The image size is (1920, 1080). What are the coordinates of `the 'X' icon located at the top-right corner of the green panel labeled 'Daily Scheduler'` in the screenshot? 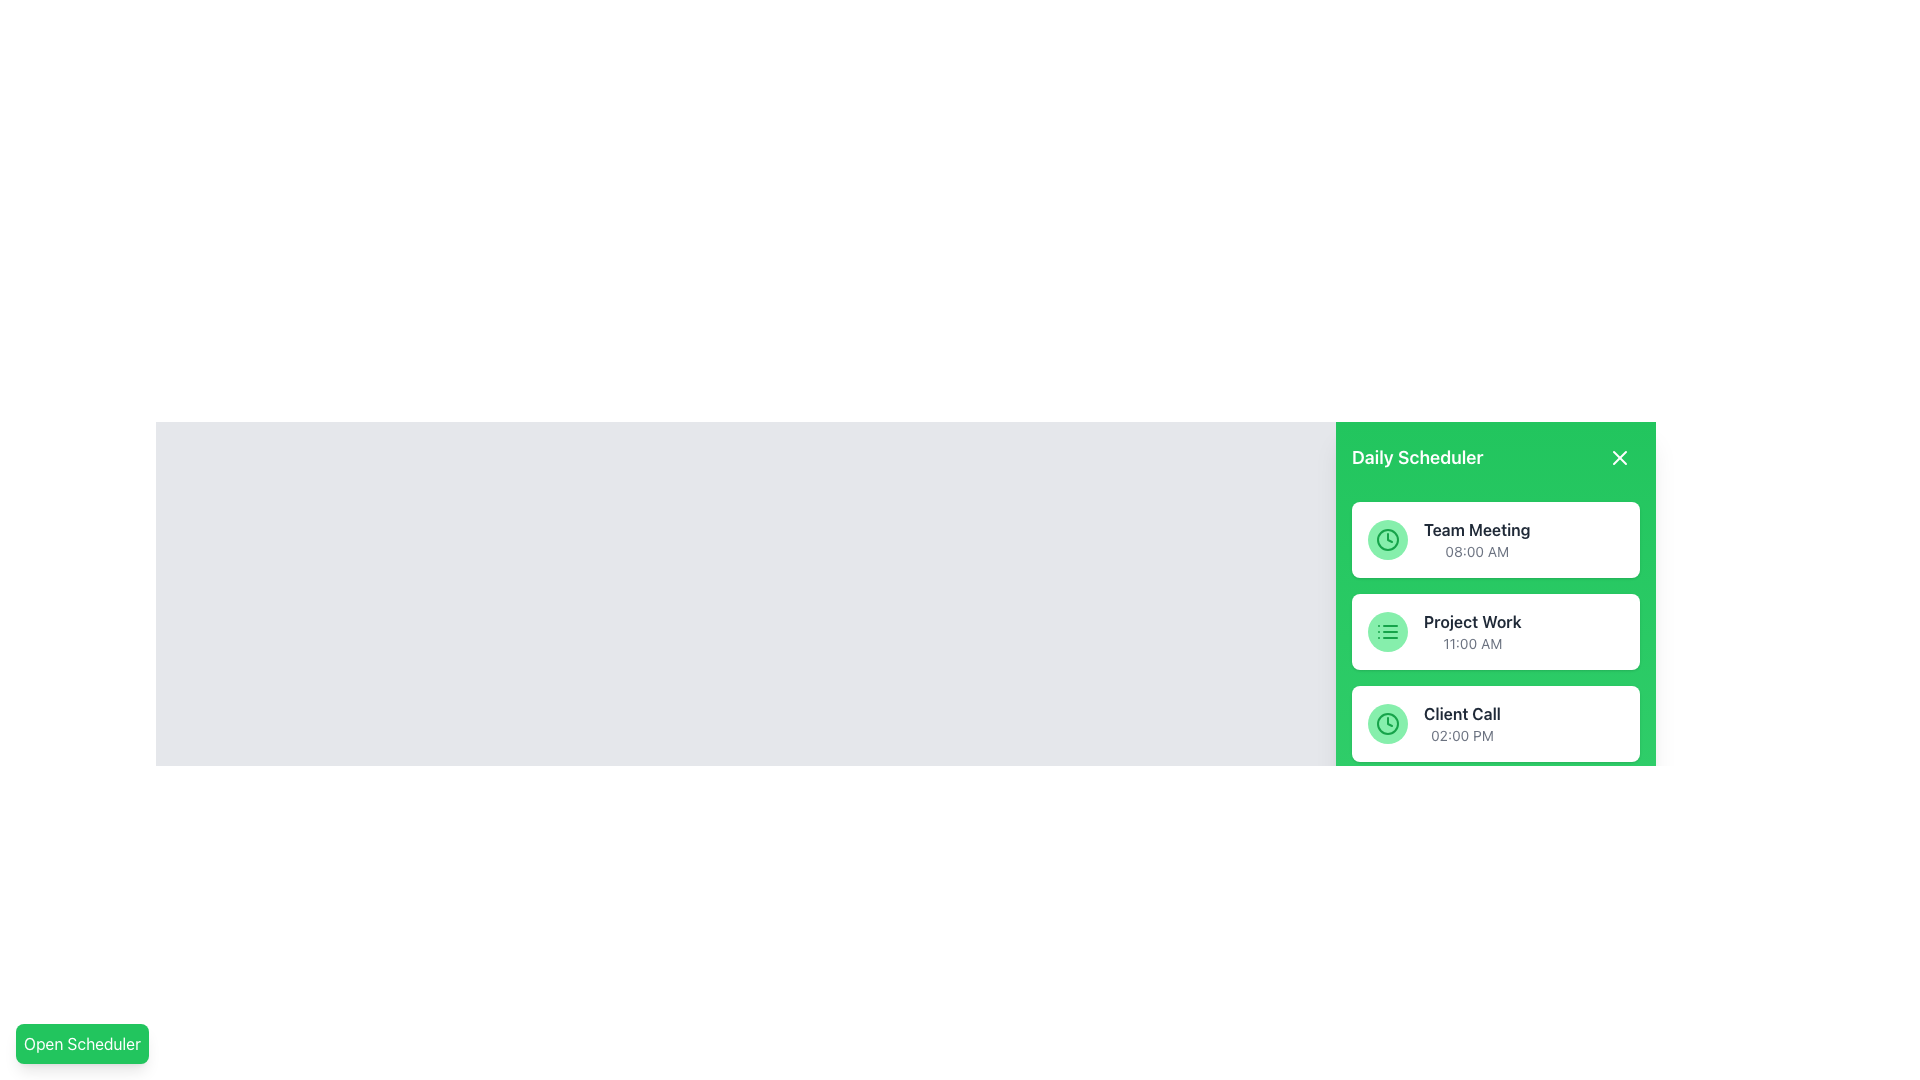 It's located at (1620, 458).